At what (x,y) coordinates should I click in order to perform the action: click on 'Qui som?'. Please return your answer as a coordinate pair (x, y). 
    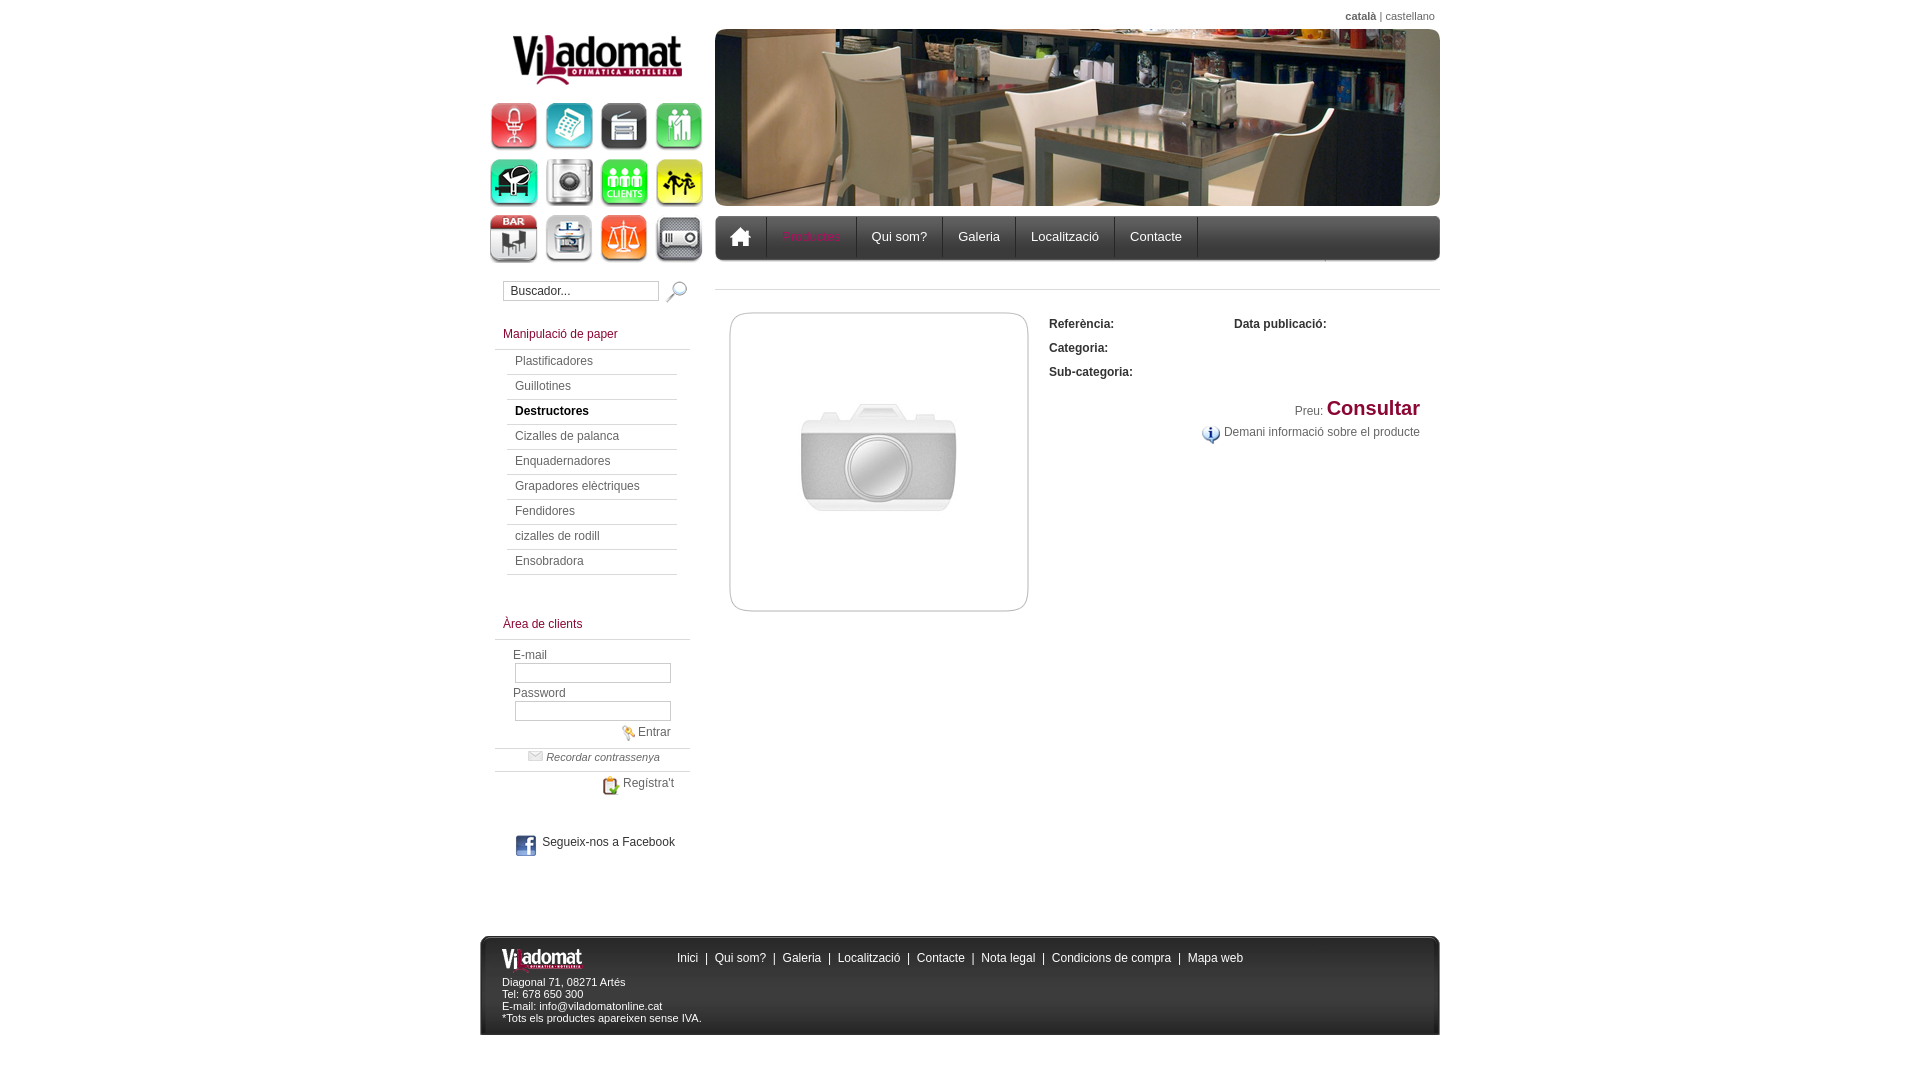
    Looking at the image, I should click on (739, 956).